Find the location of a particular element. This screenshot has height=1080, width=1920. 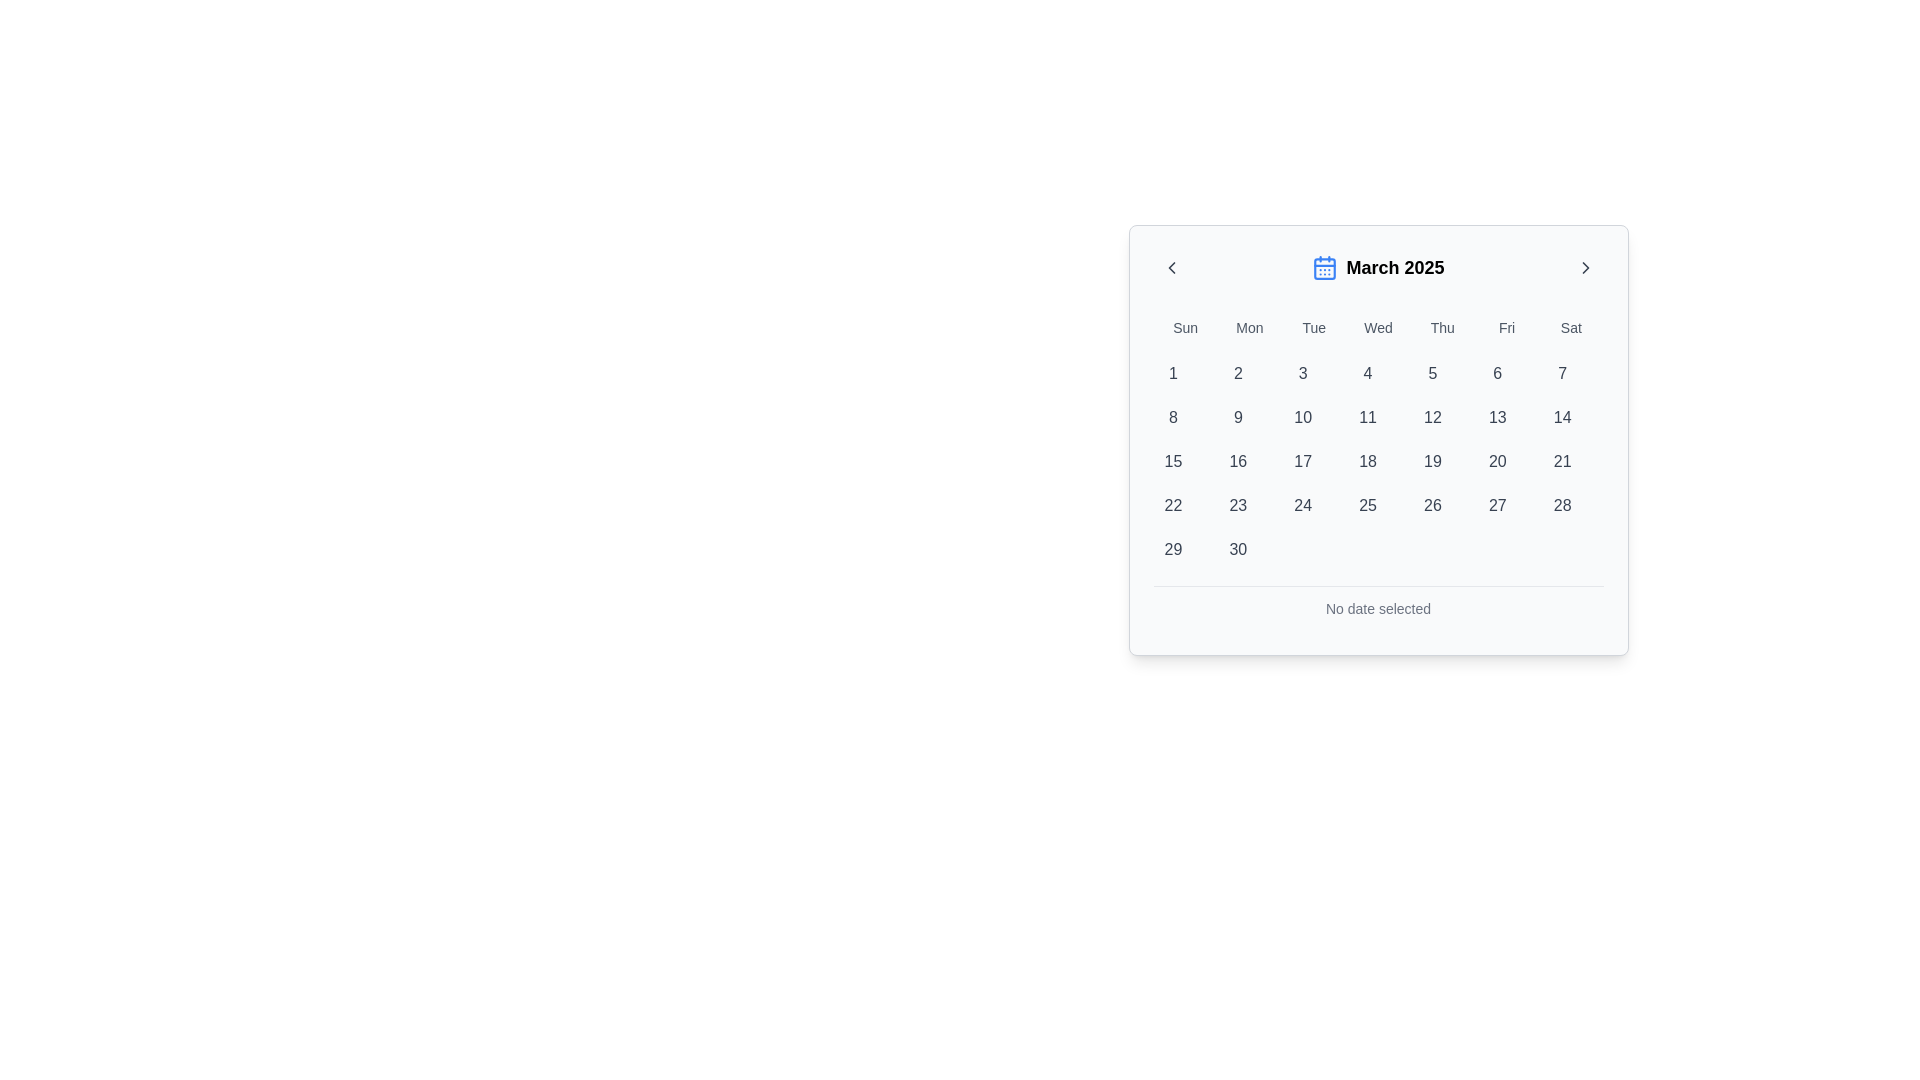

the background rectangle of the calendar icon located next to the text 'March 2025' in the top section of the calendar widget is located at coordinates (1325, 268).